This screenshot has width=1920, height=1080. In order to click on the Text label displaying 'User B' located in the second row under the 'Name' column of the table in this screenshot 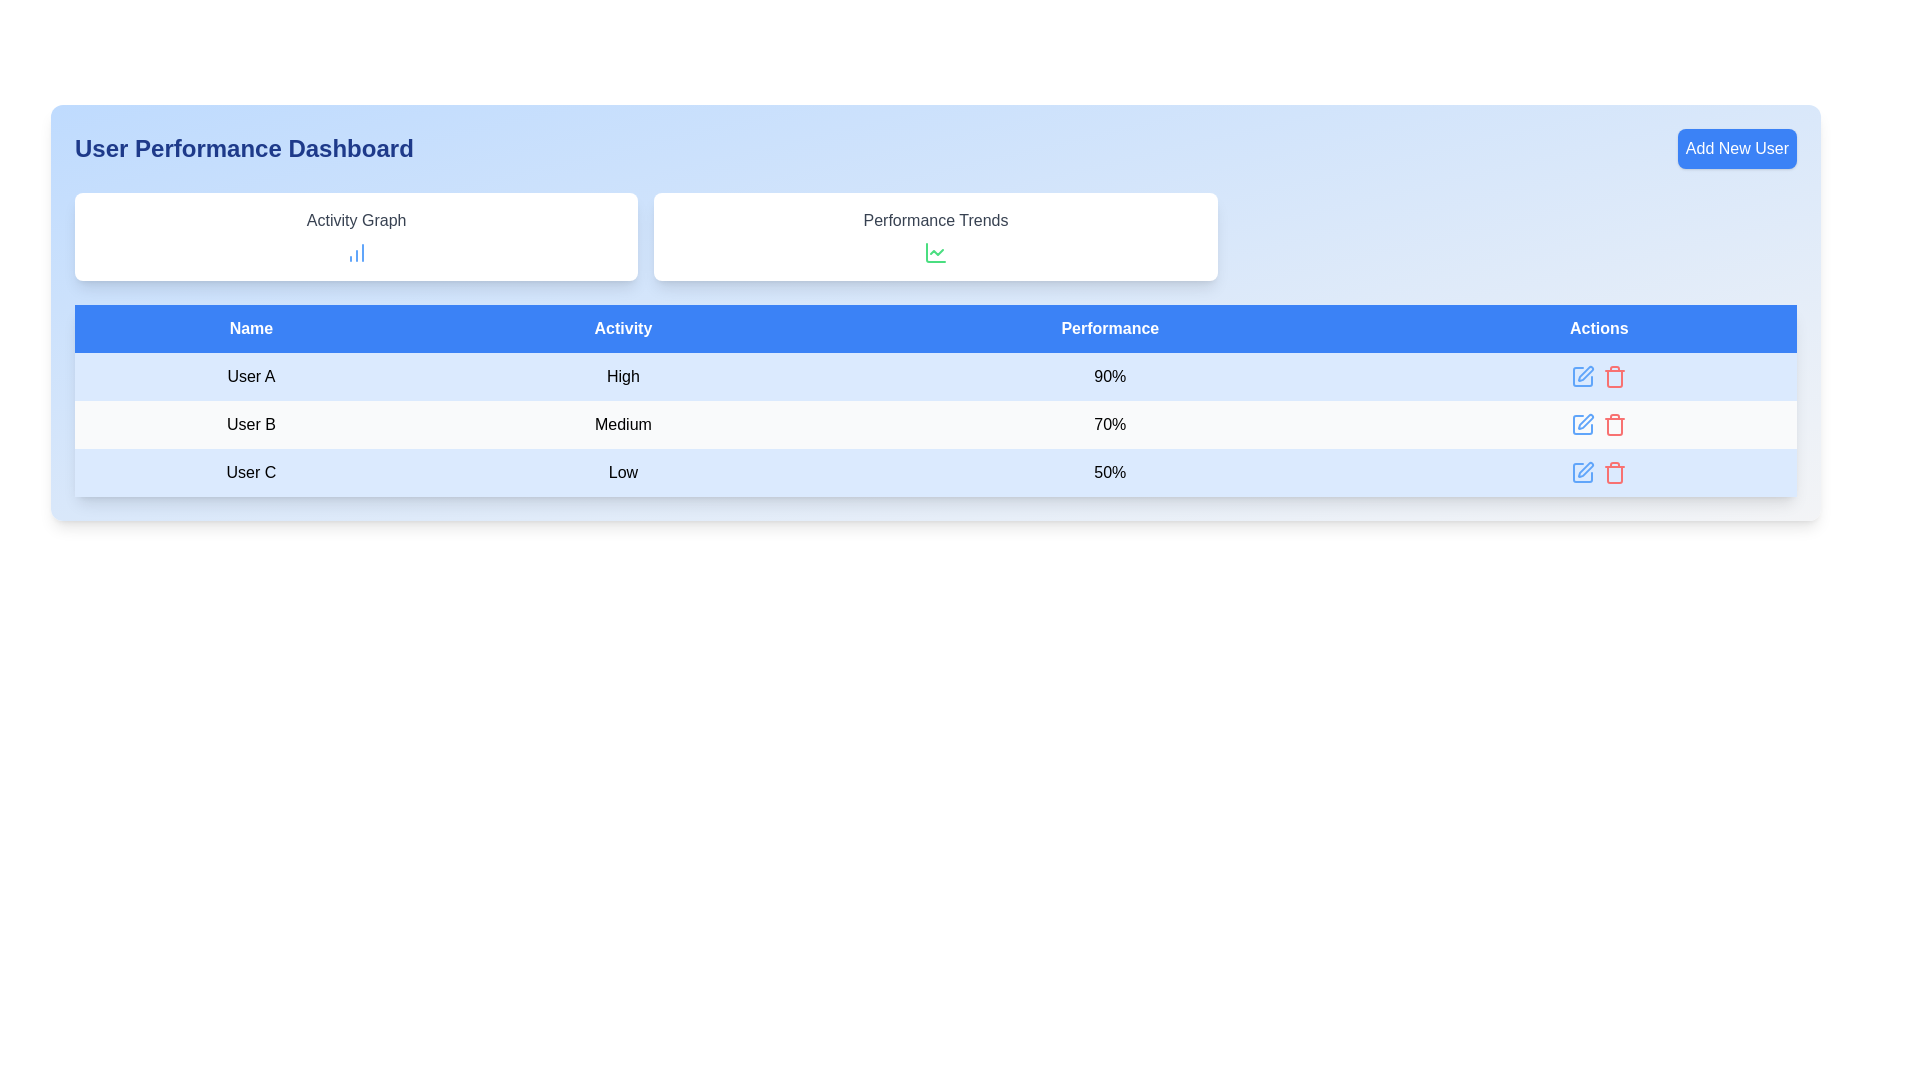, I will do `click(250, 423)`.